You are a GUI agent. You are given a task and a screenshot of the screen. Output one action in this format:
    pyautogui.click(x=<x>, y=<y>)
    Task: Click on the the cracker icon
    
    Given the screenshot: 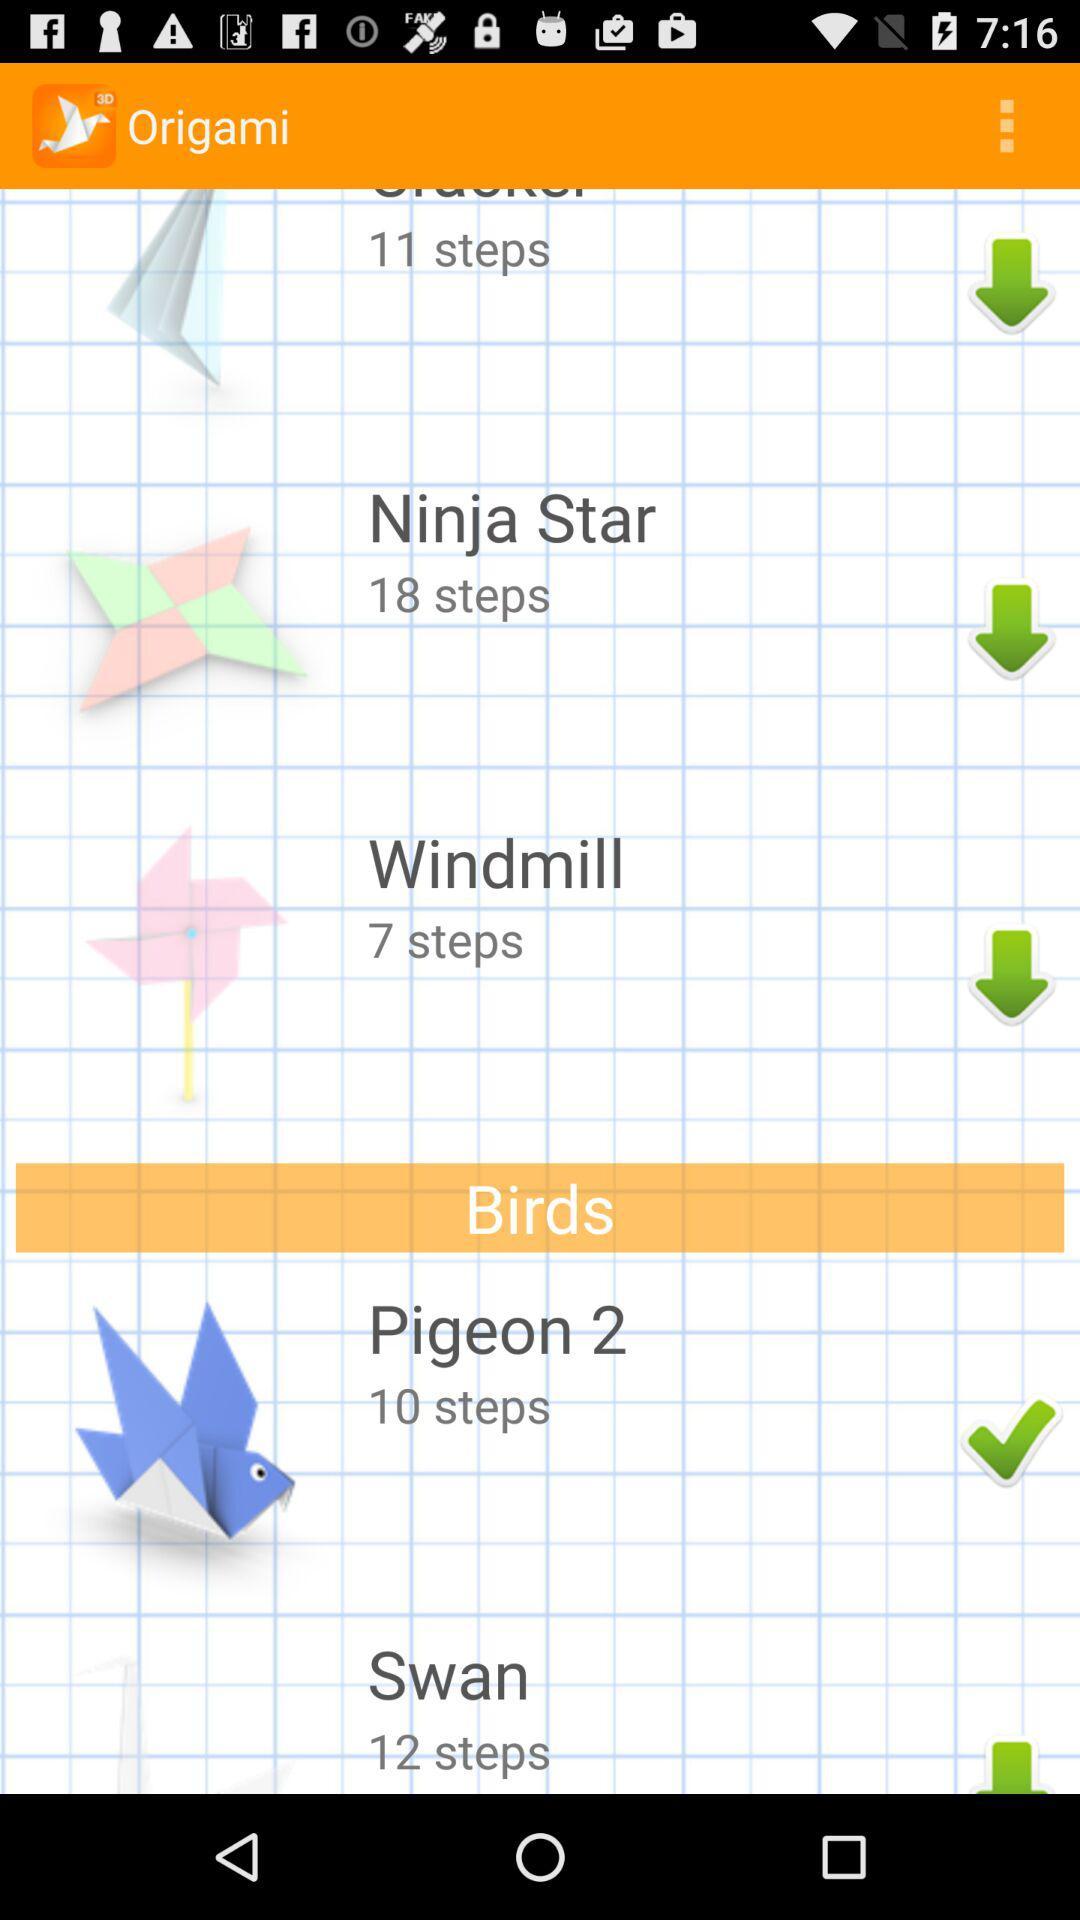 What is the action you would take?
    pyautogui.click(x=658, y=202)
    